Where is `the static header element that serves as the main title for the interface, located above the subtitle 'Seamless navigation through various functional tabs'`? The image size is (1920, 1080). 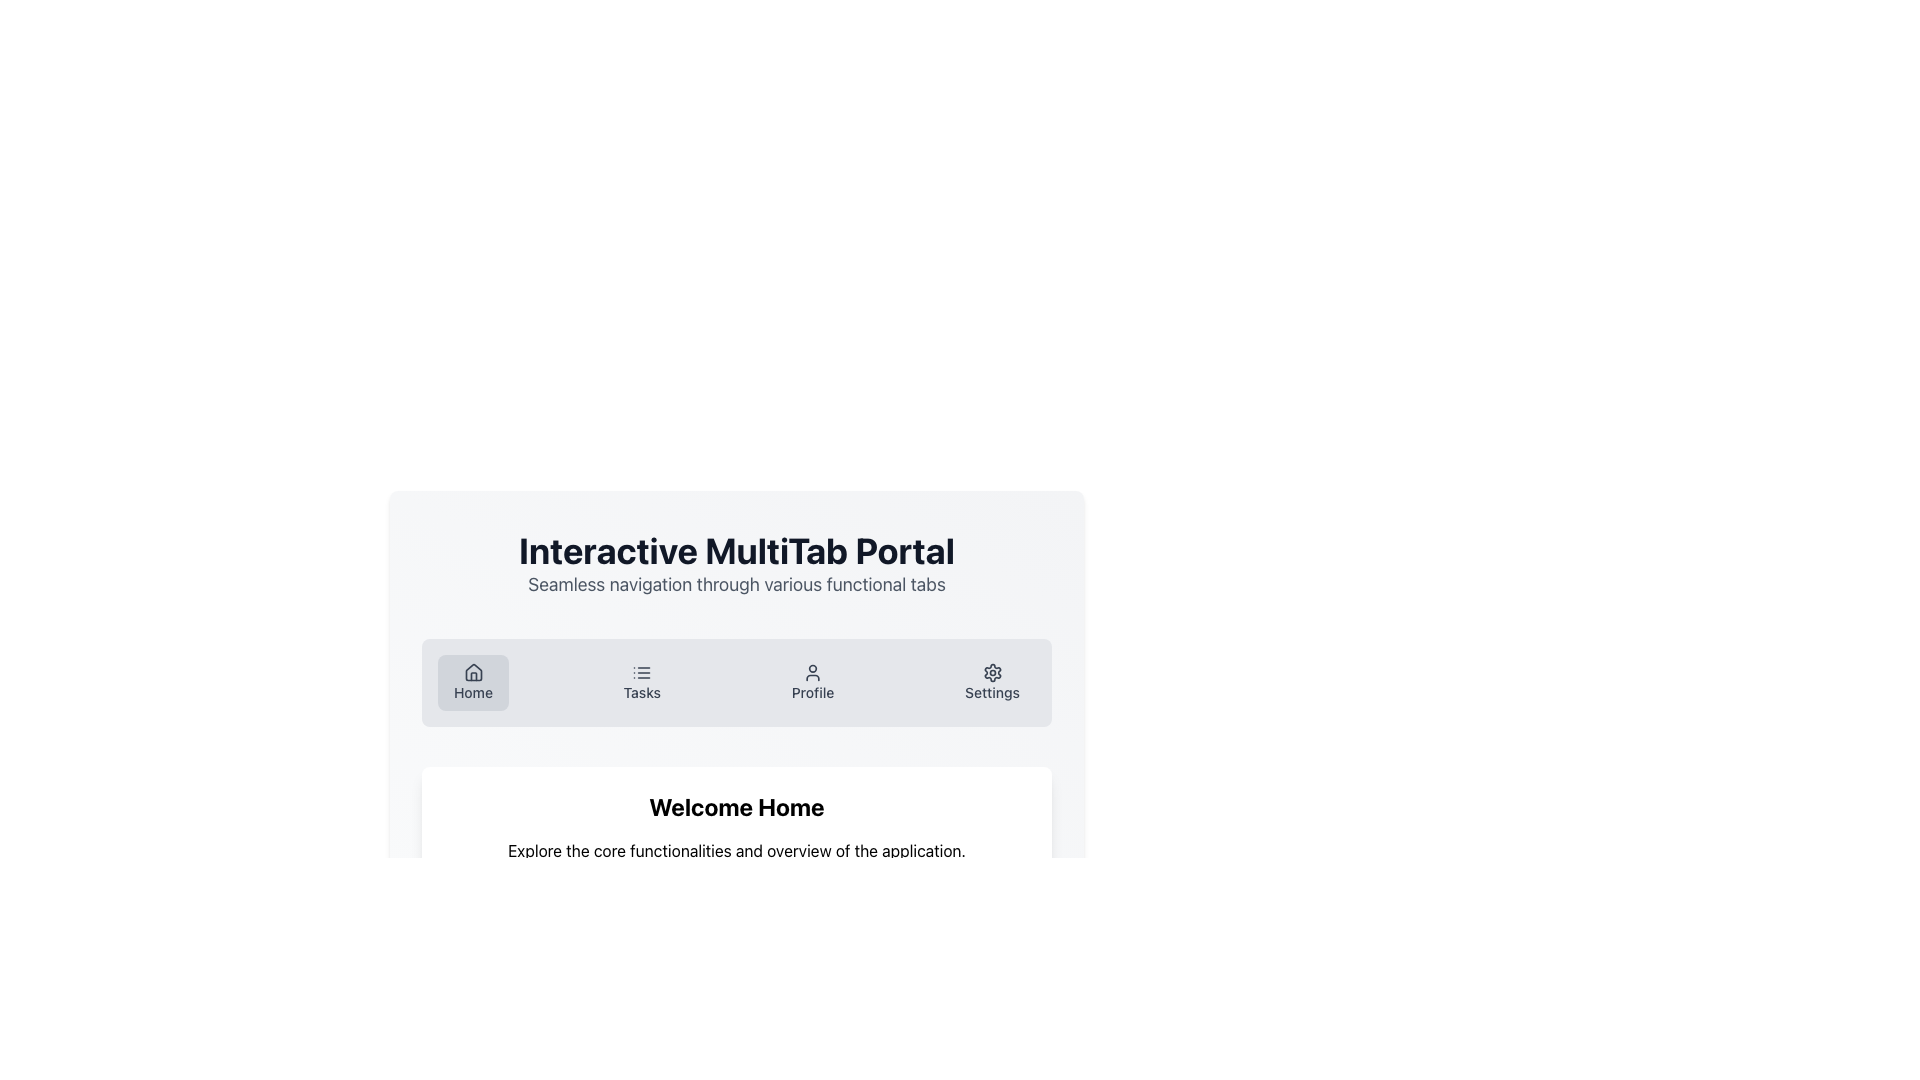
the static header element that serves as the main title for the interface, located above the subtitle 'Seamless navigation through various functional tabs' is located at coordinates (736, 551).